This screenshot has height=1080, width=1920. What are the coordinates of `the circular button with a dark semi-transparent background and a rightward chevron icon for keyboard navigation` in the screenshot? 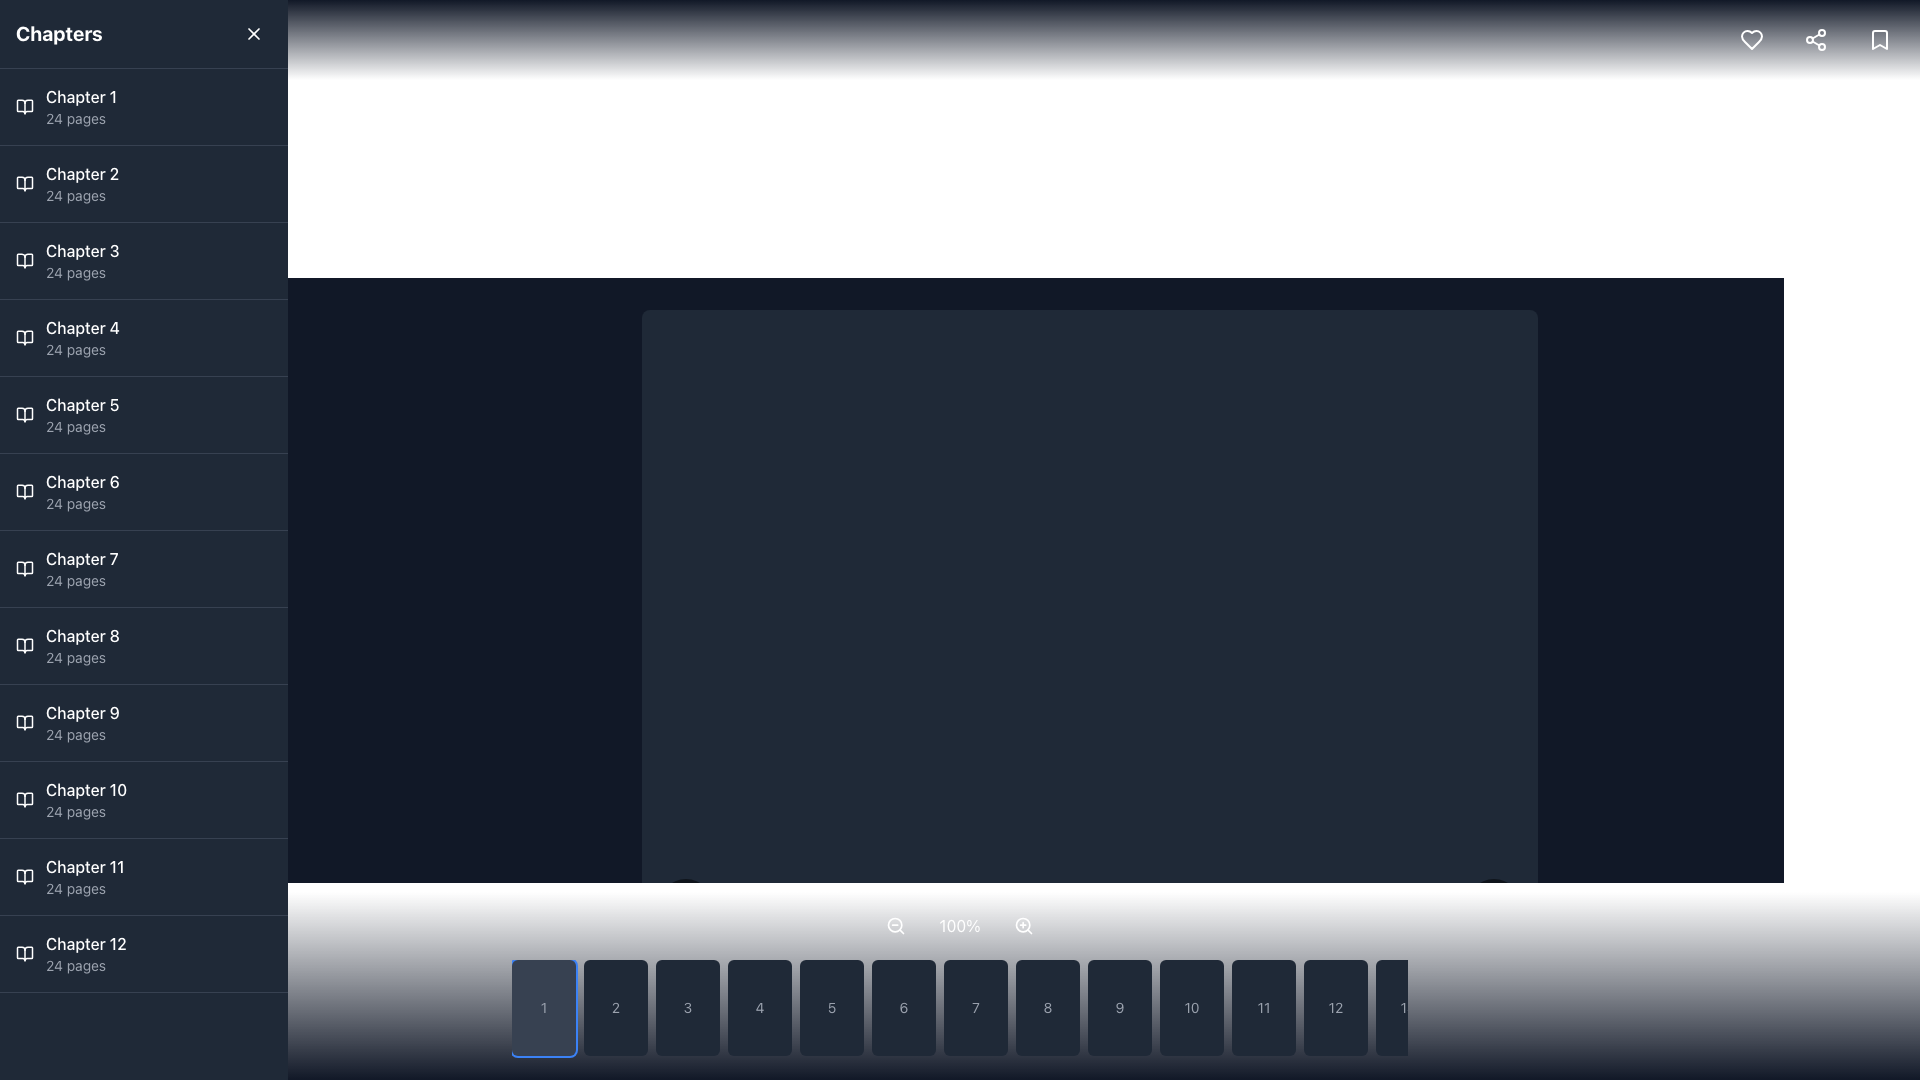 It's located at (1493, 907).